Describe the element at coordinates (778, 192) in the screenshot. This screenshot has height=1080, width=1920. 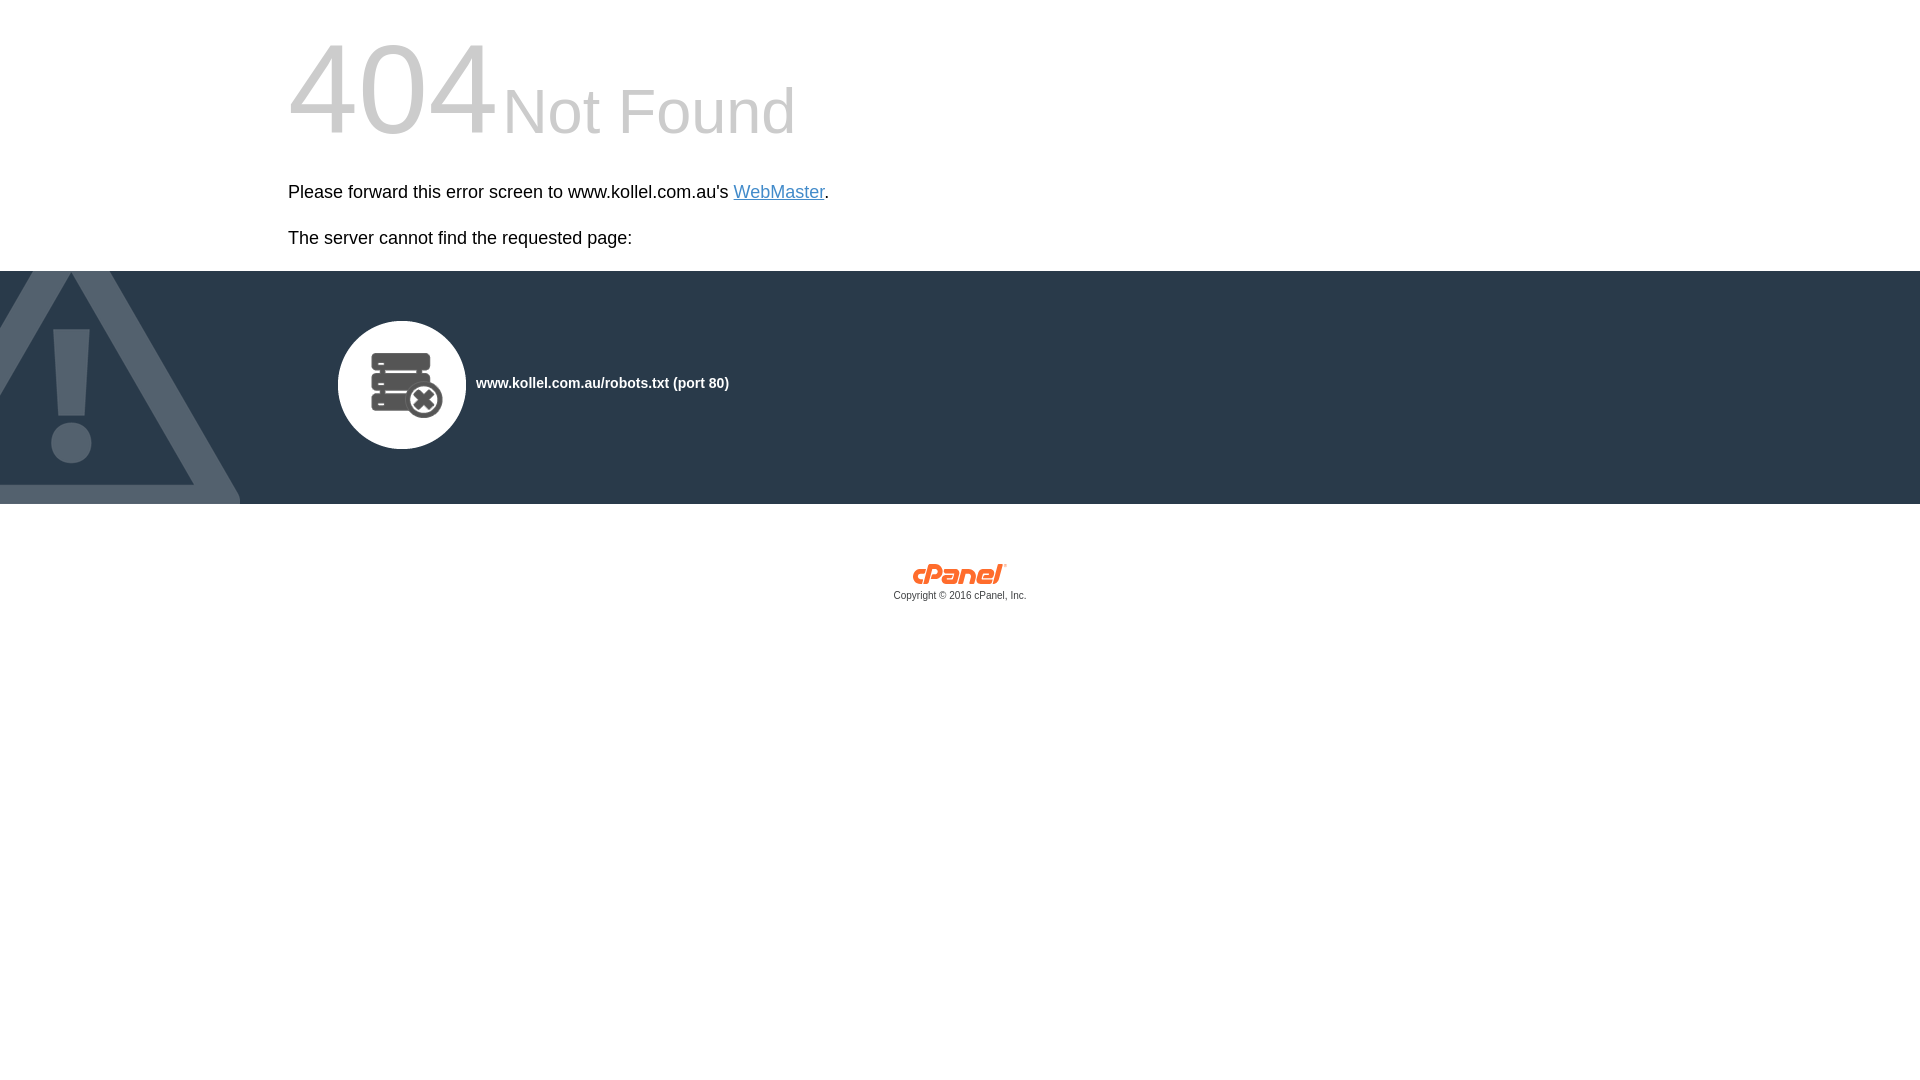
I see `'WebMaster'` at that location.